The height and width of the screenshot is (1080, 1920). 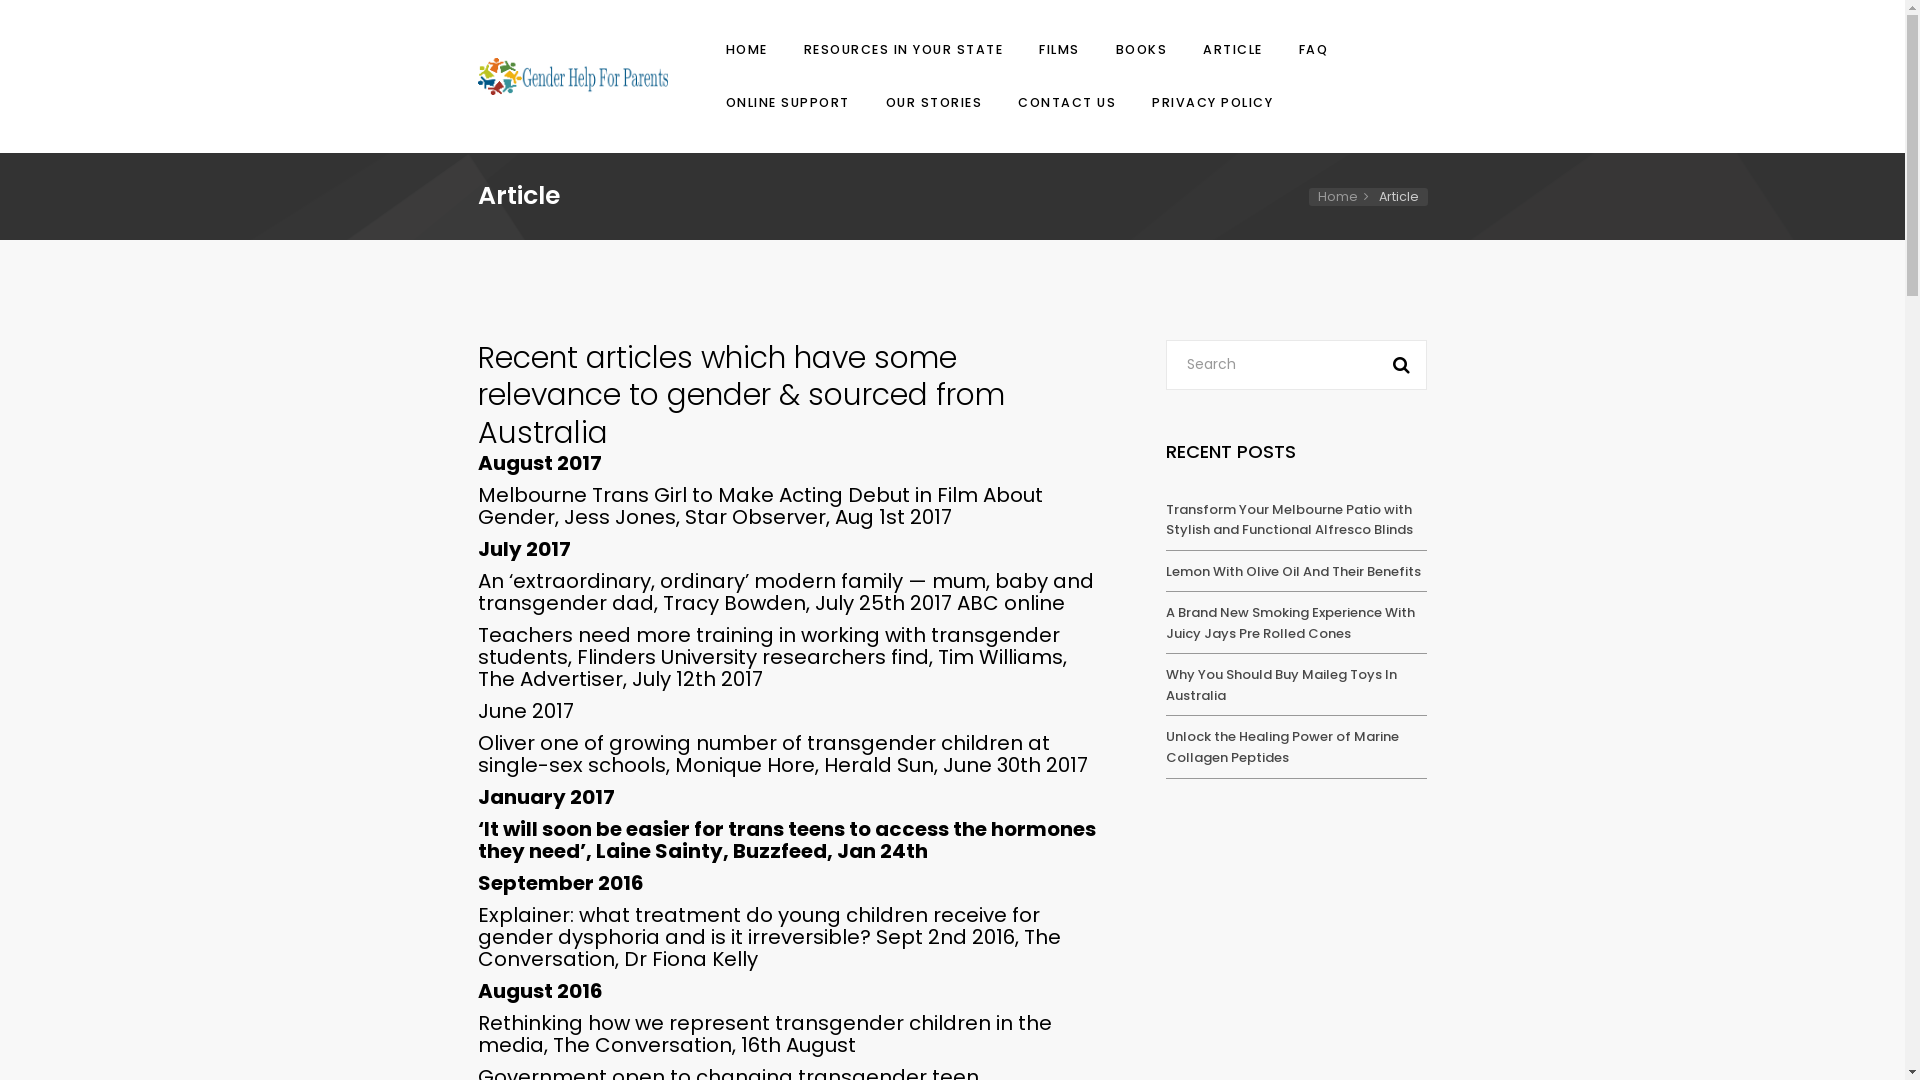 What do you see at coordinates (932, 102) in the screenshot?
I see `'OUR STORIES'` at bounding box center [932, 102].